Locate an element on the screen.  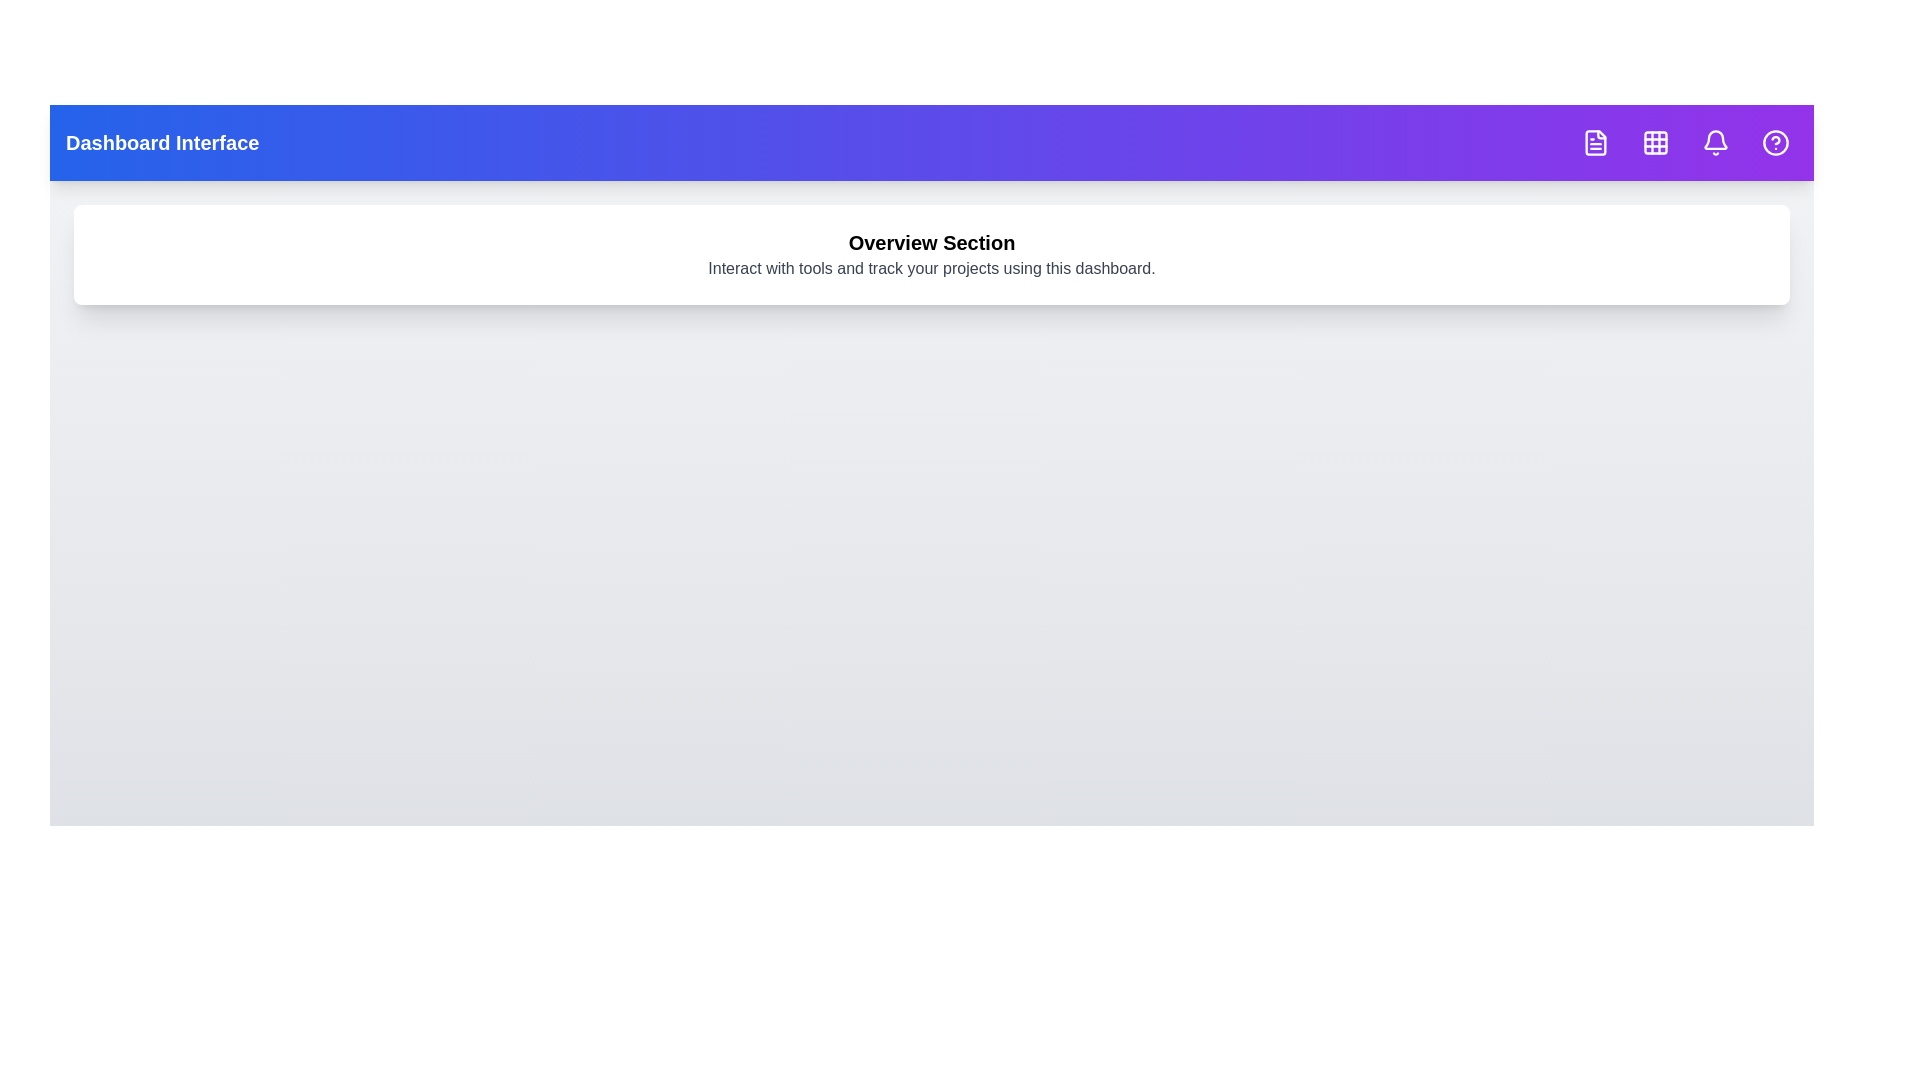
the icon with File Text tooltip to inspect its hover effect is located at coordinates (1595, 141).